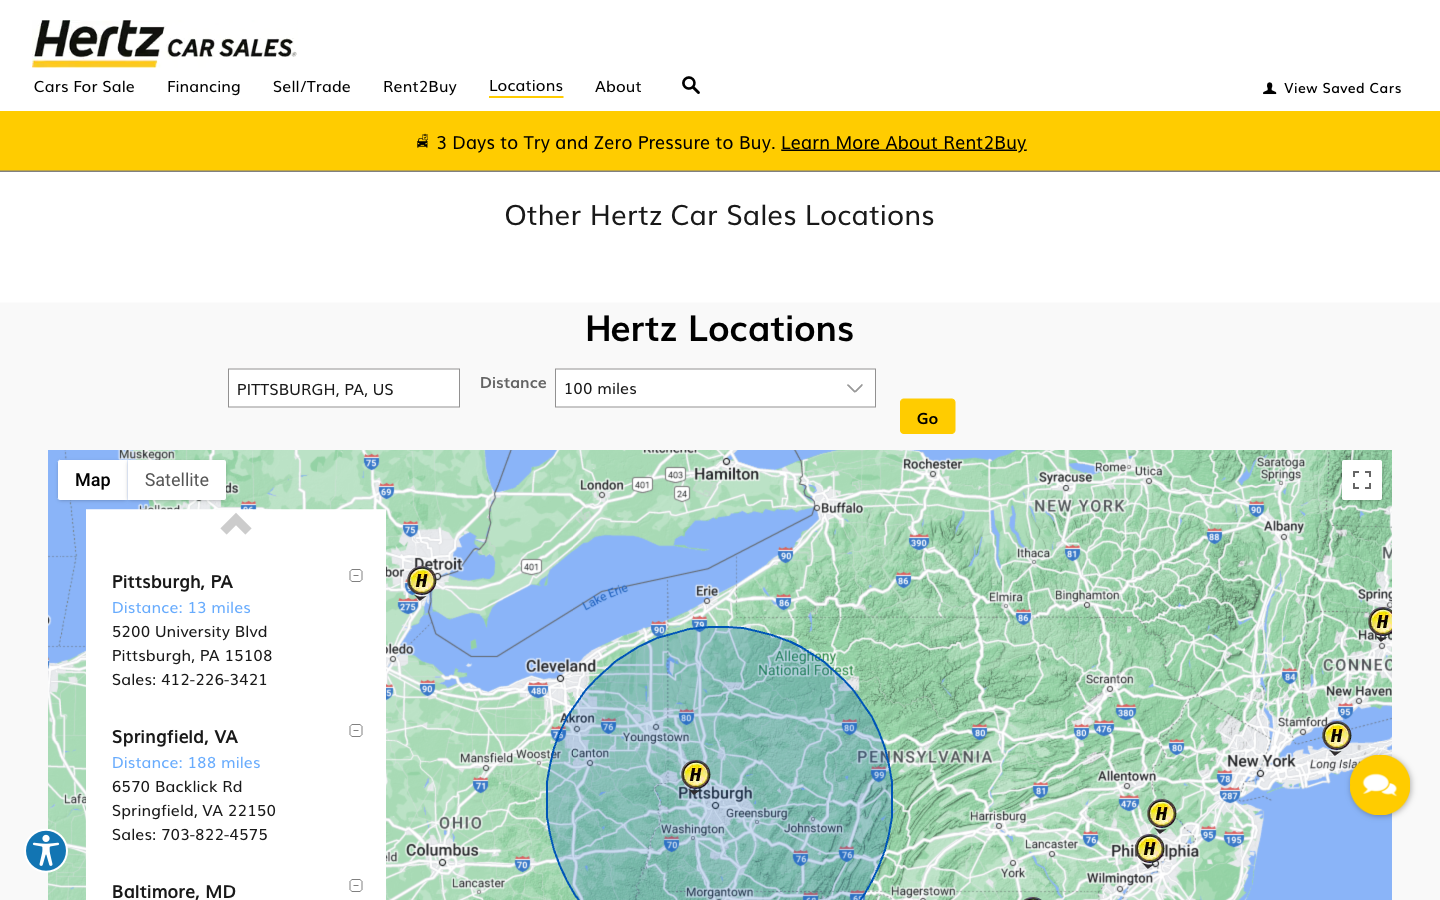 The image size is (1440, 900). Describe the element at coordinates (1329, 83) in the screenshot. I see `"View Saved Cars", enter the email "andrew@cmu.edu" and username "andrew"` at that location.